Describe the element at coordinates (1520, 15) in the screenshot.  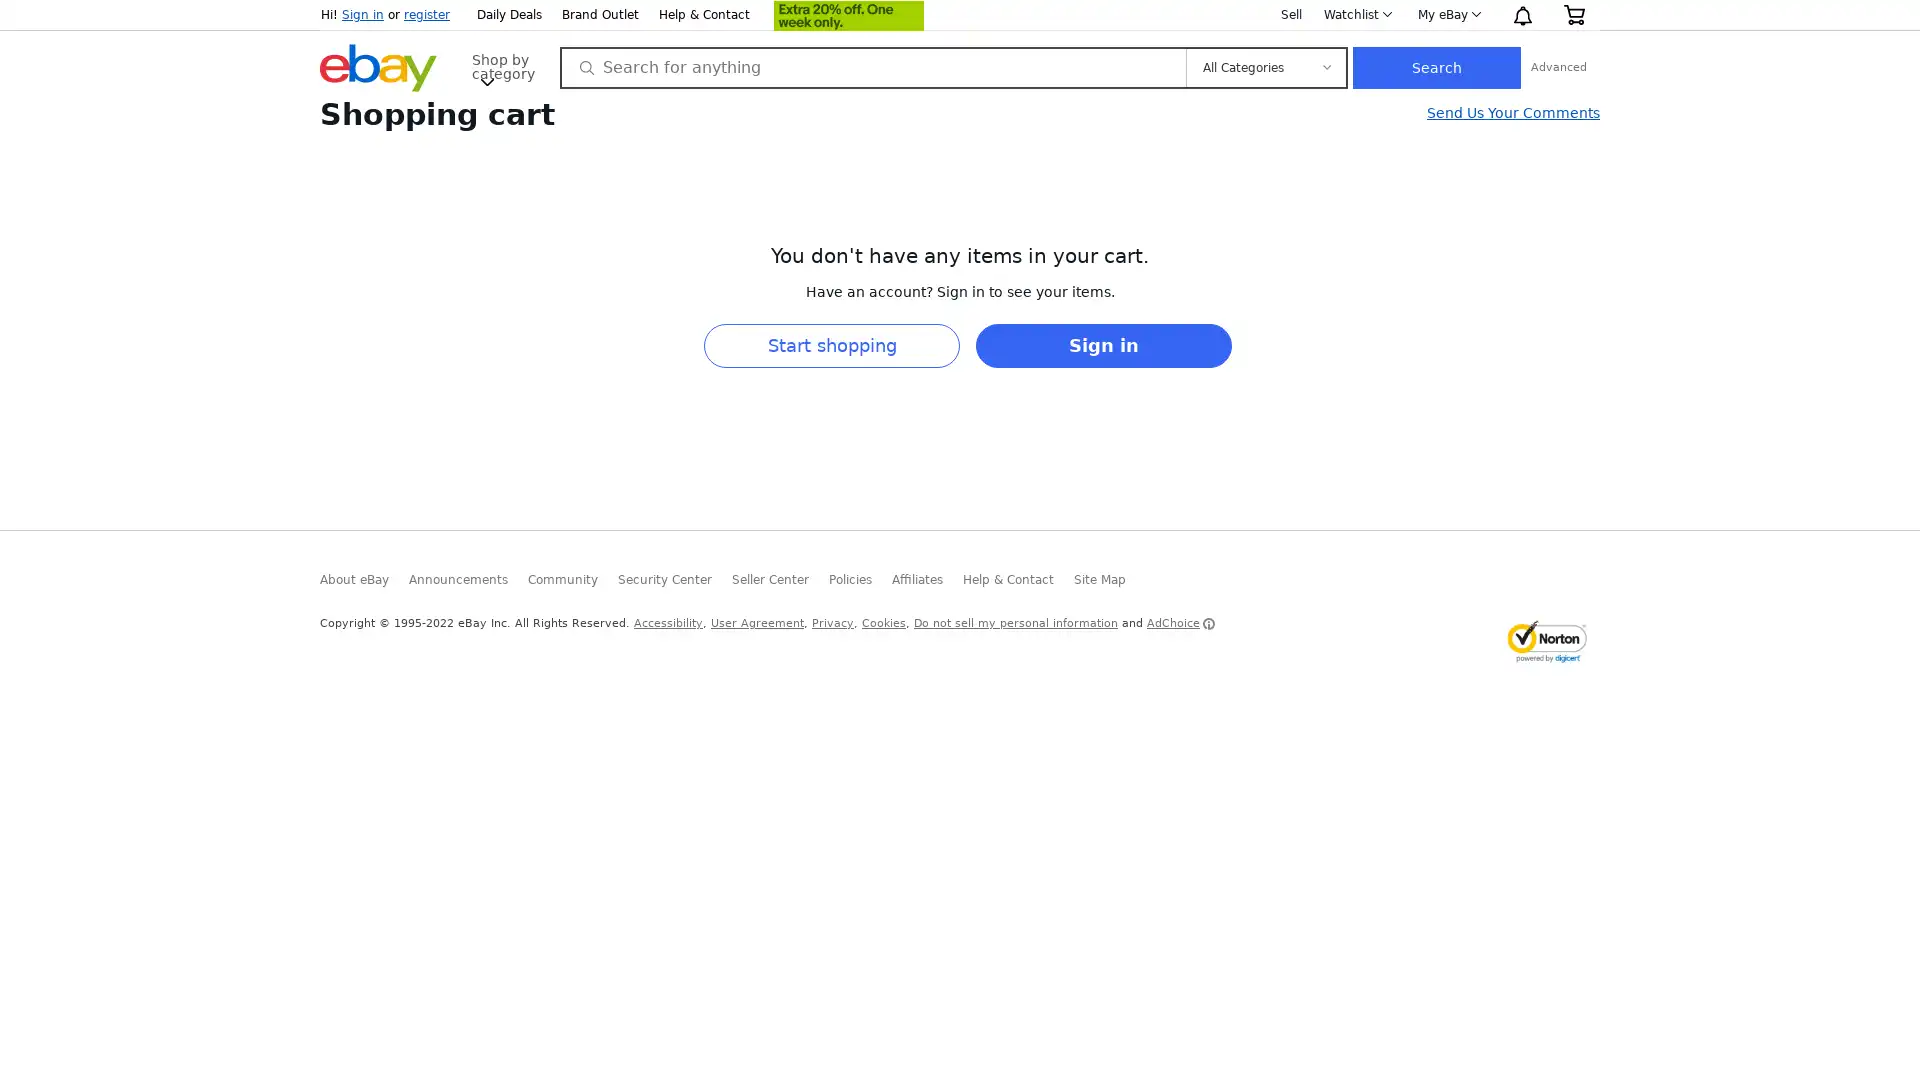
I see `Notification` at that location.